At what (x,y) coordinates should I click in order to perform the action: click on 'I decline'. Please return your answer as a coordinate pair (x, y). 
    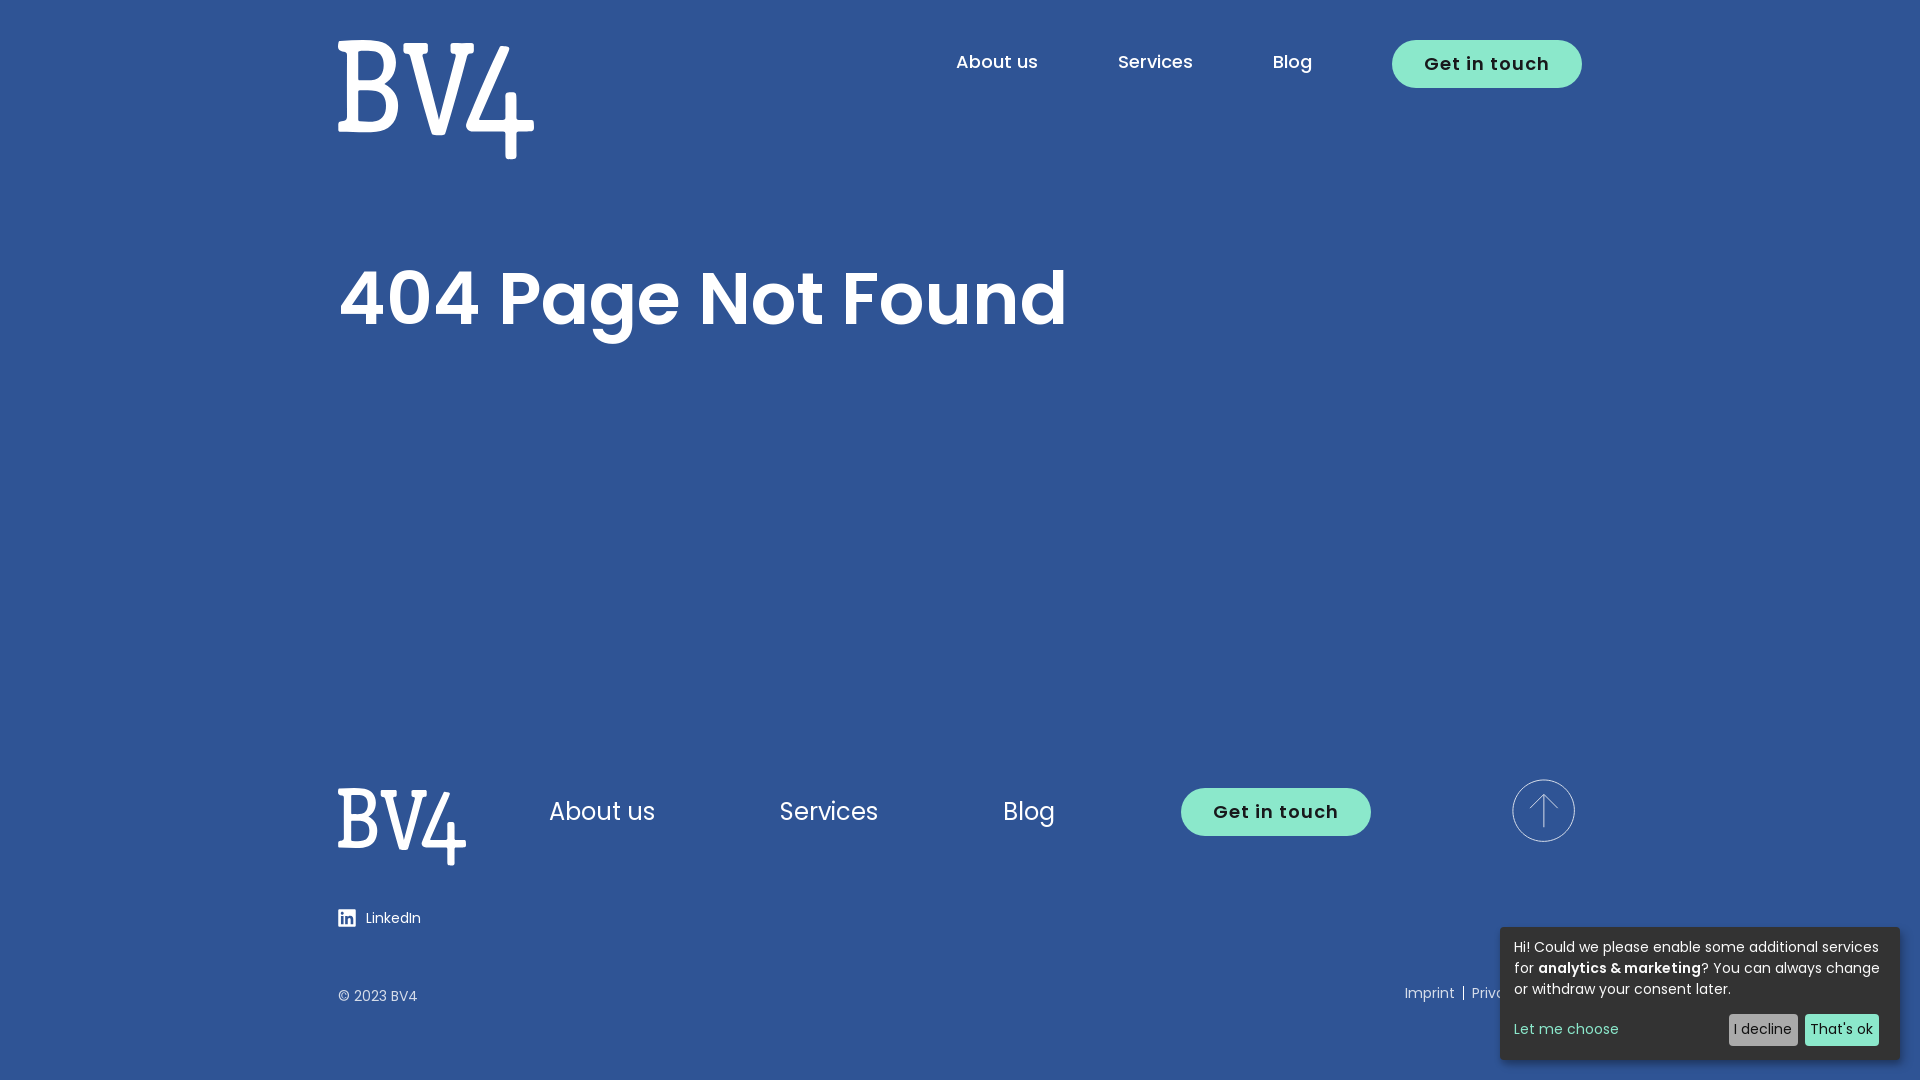
    Looking at the image, I should click on (1763, 1029).